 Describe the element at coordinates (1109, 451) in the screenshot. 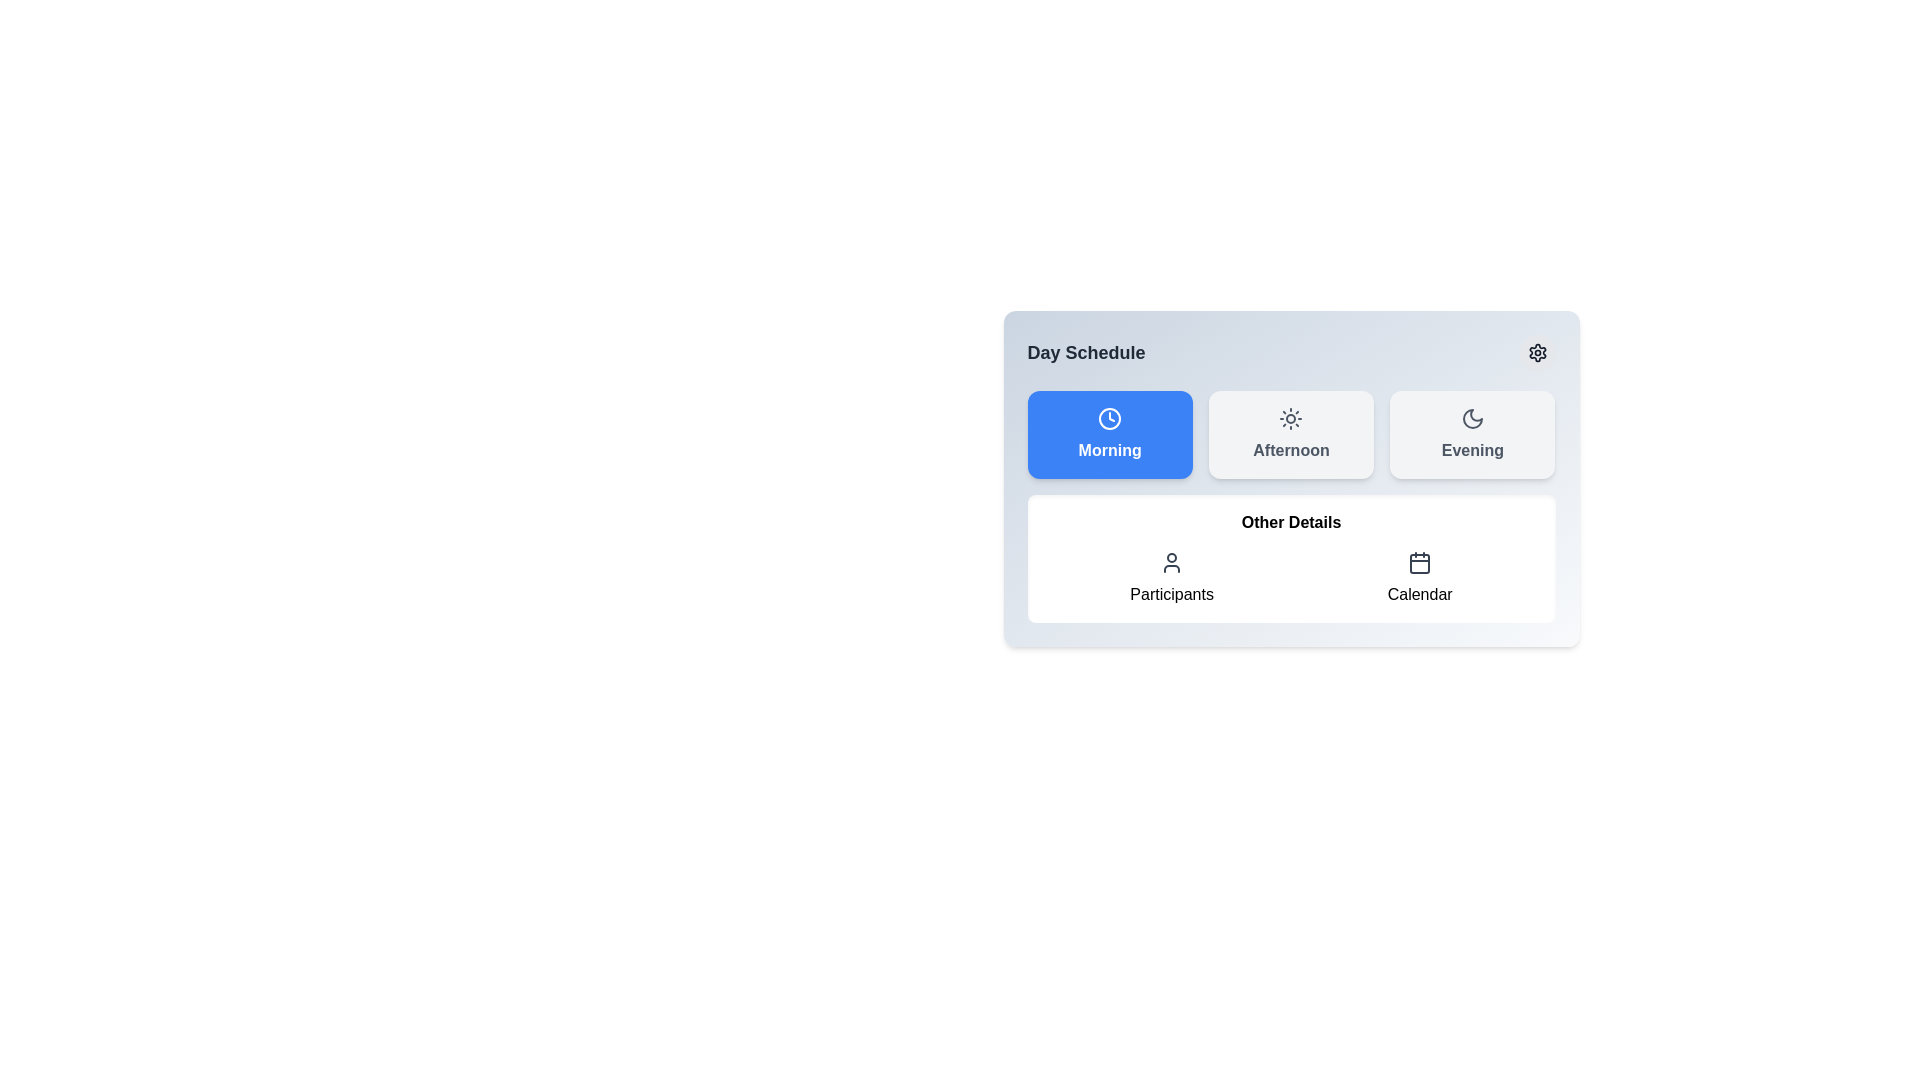

I see `or read the text displayed on the 'Morning' timeframe label located in the top-left corner of the 'Day Schedule' panel` at that location.